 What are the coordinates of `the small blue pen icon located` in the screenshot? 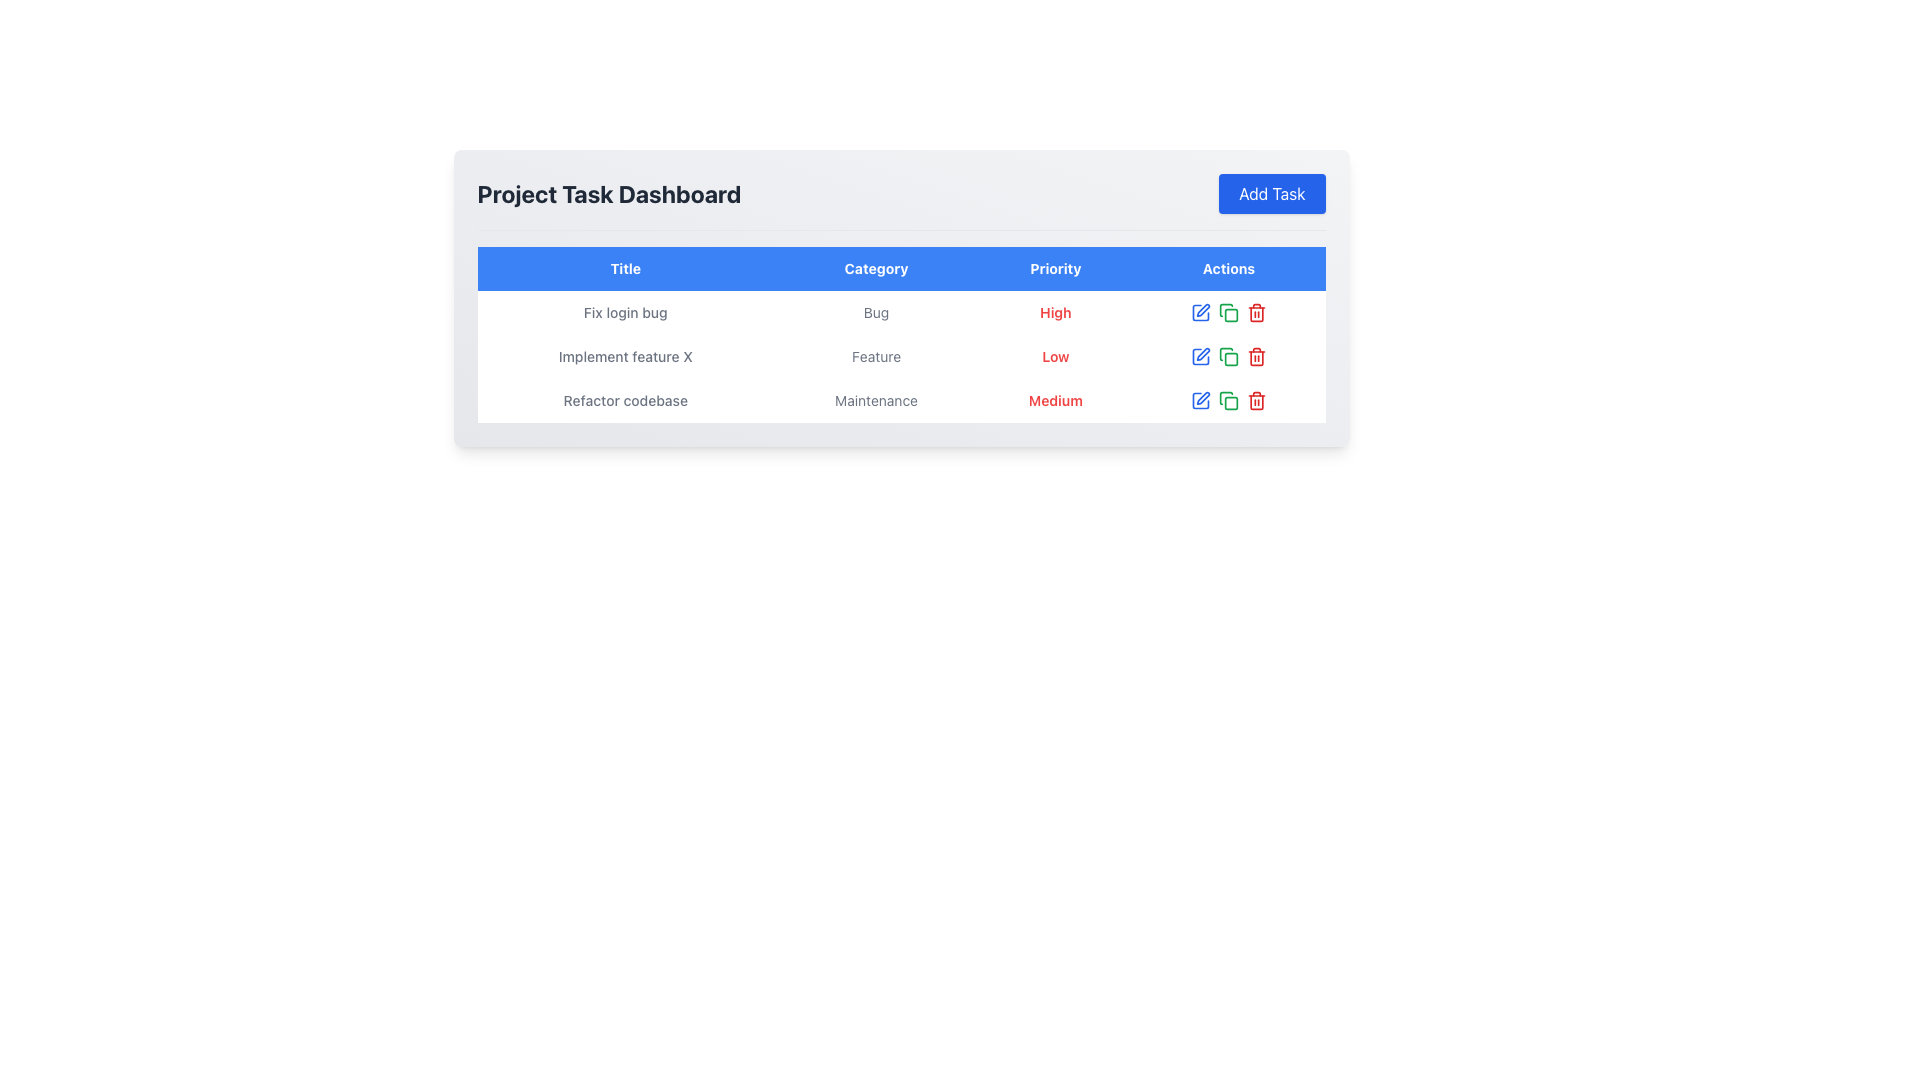 It's located at (1202, 353).